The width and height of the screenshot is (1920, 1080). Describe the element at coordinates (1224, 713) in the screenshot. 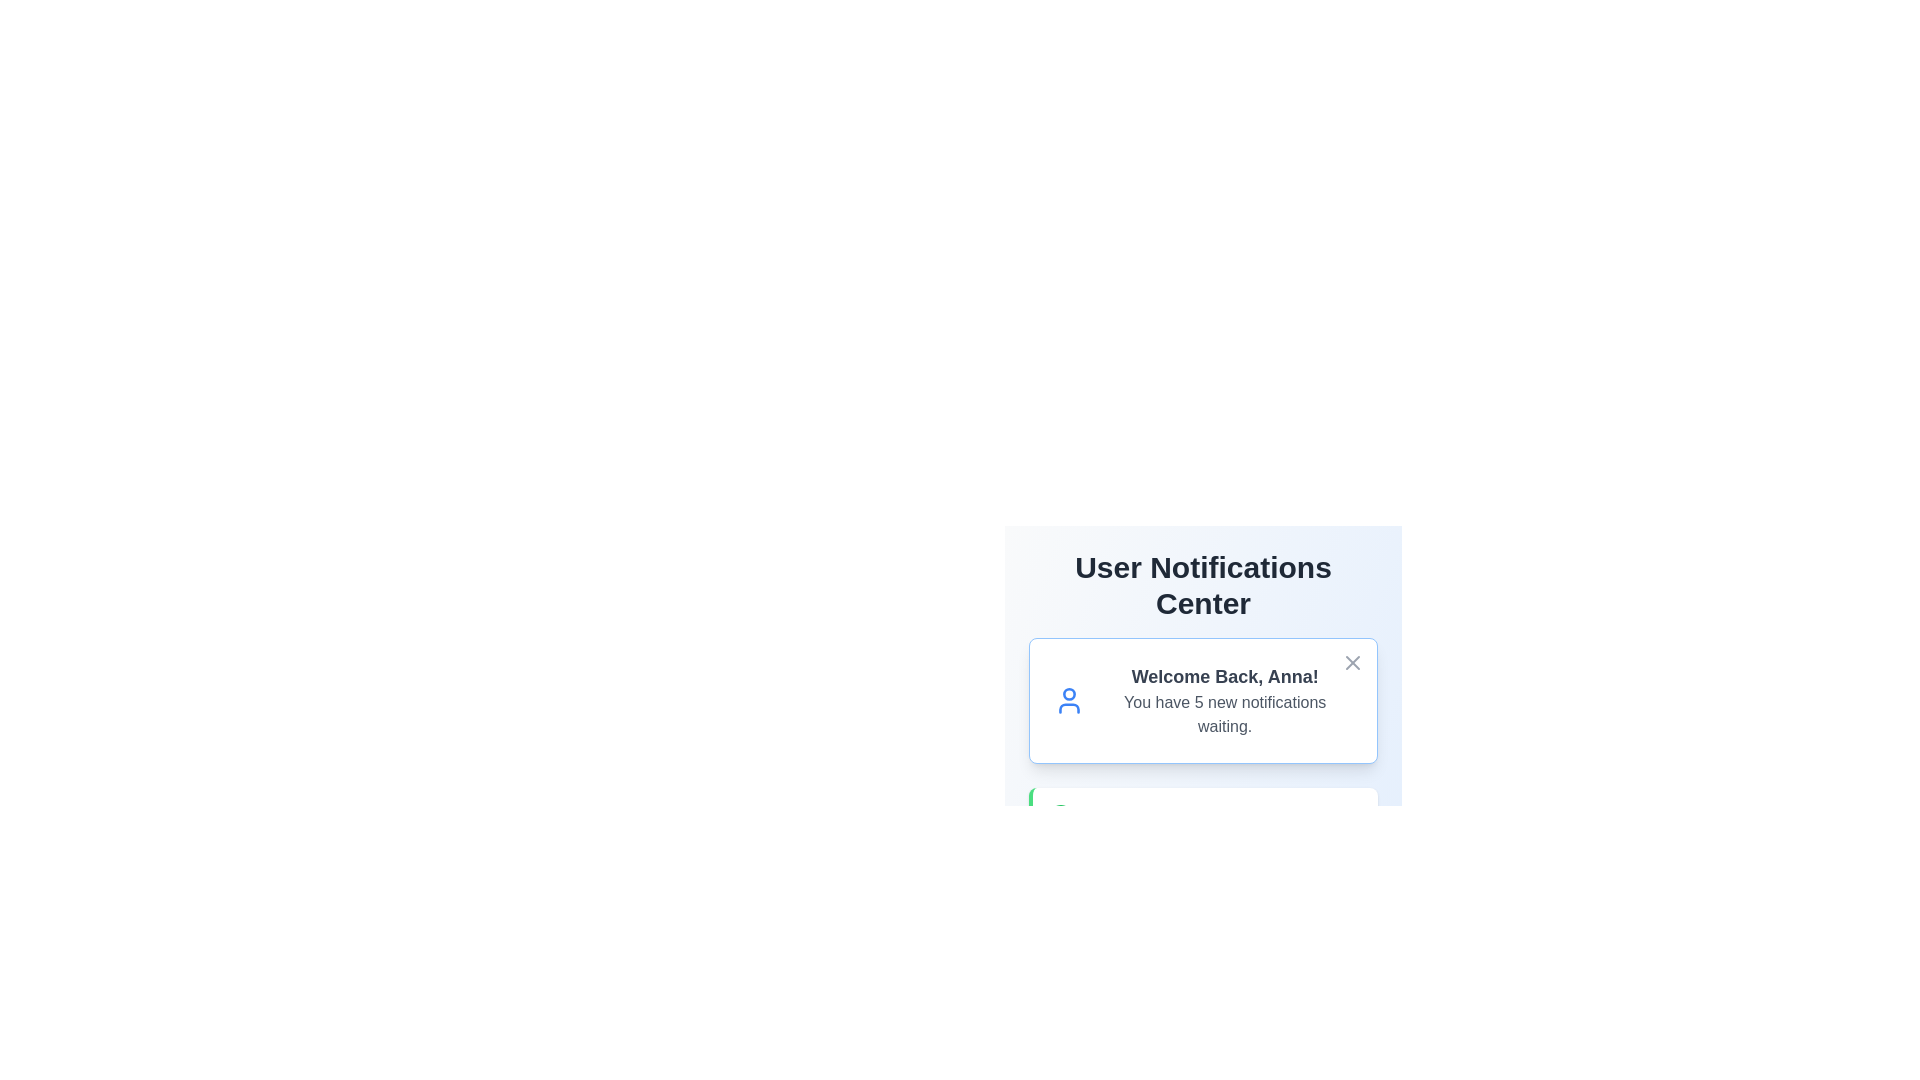

I see `the informational message about pending notifications located below the 'Welcome Back, Anna!' text in the User Notifications Center` at that location.